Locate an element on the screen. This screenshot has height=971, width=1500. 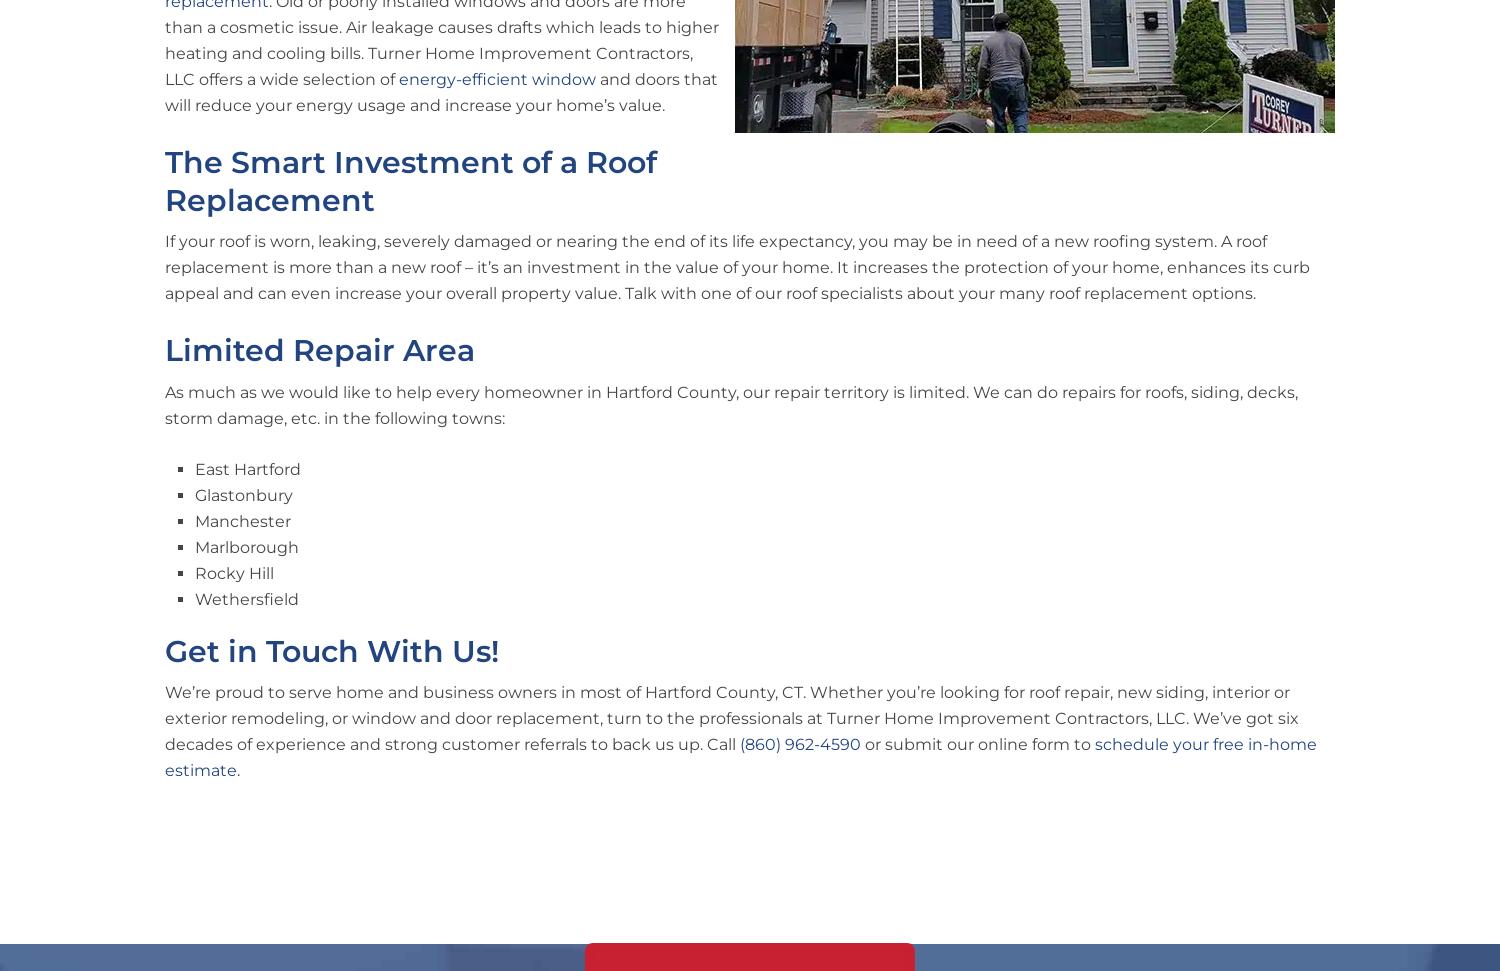
'Limited Repair Area' is located at coordinates (318, 350).